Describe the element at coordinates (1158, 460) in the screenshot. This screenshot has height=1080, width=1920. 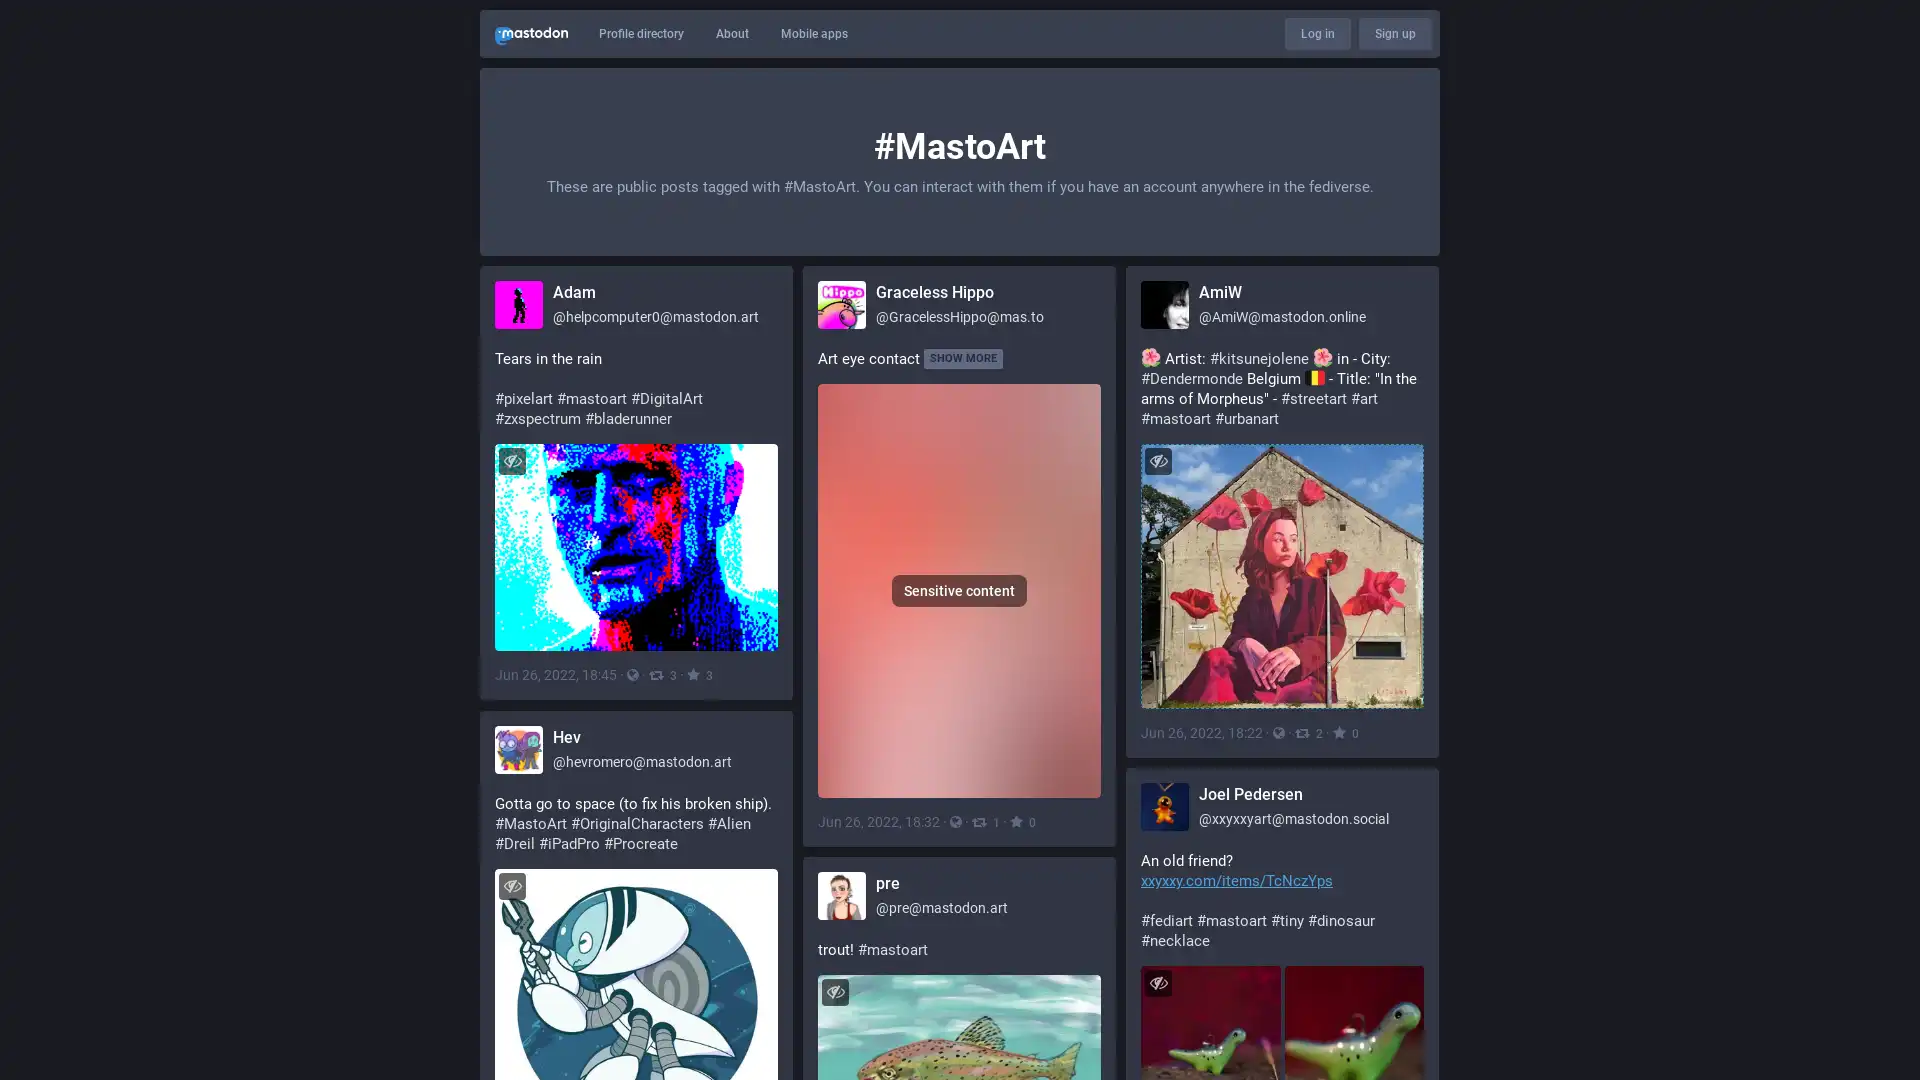
I see `Hide image` at that location.